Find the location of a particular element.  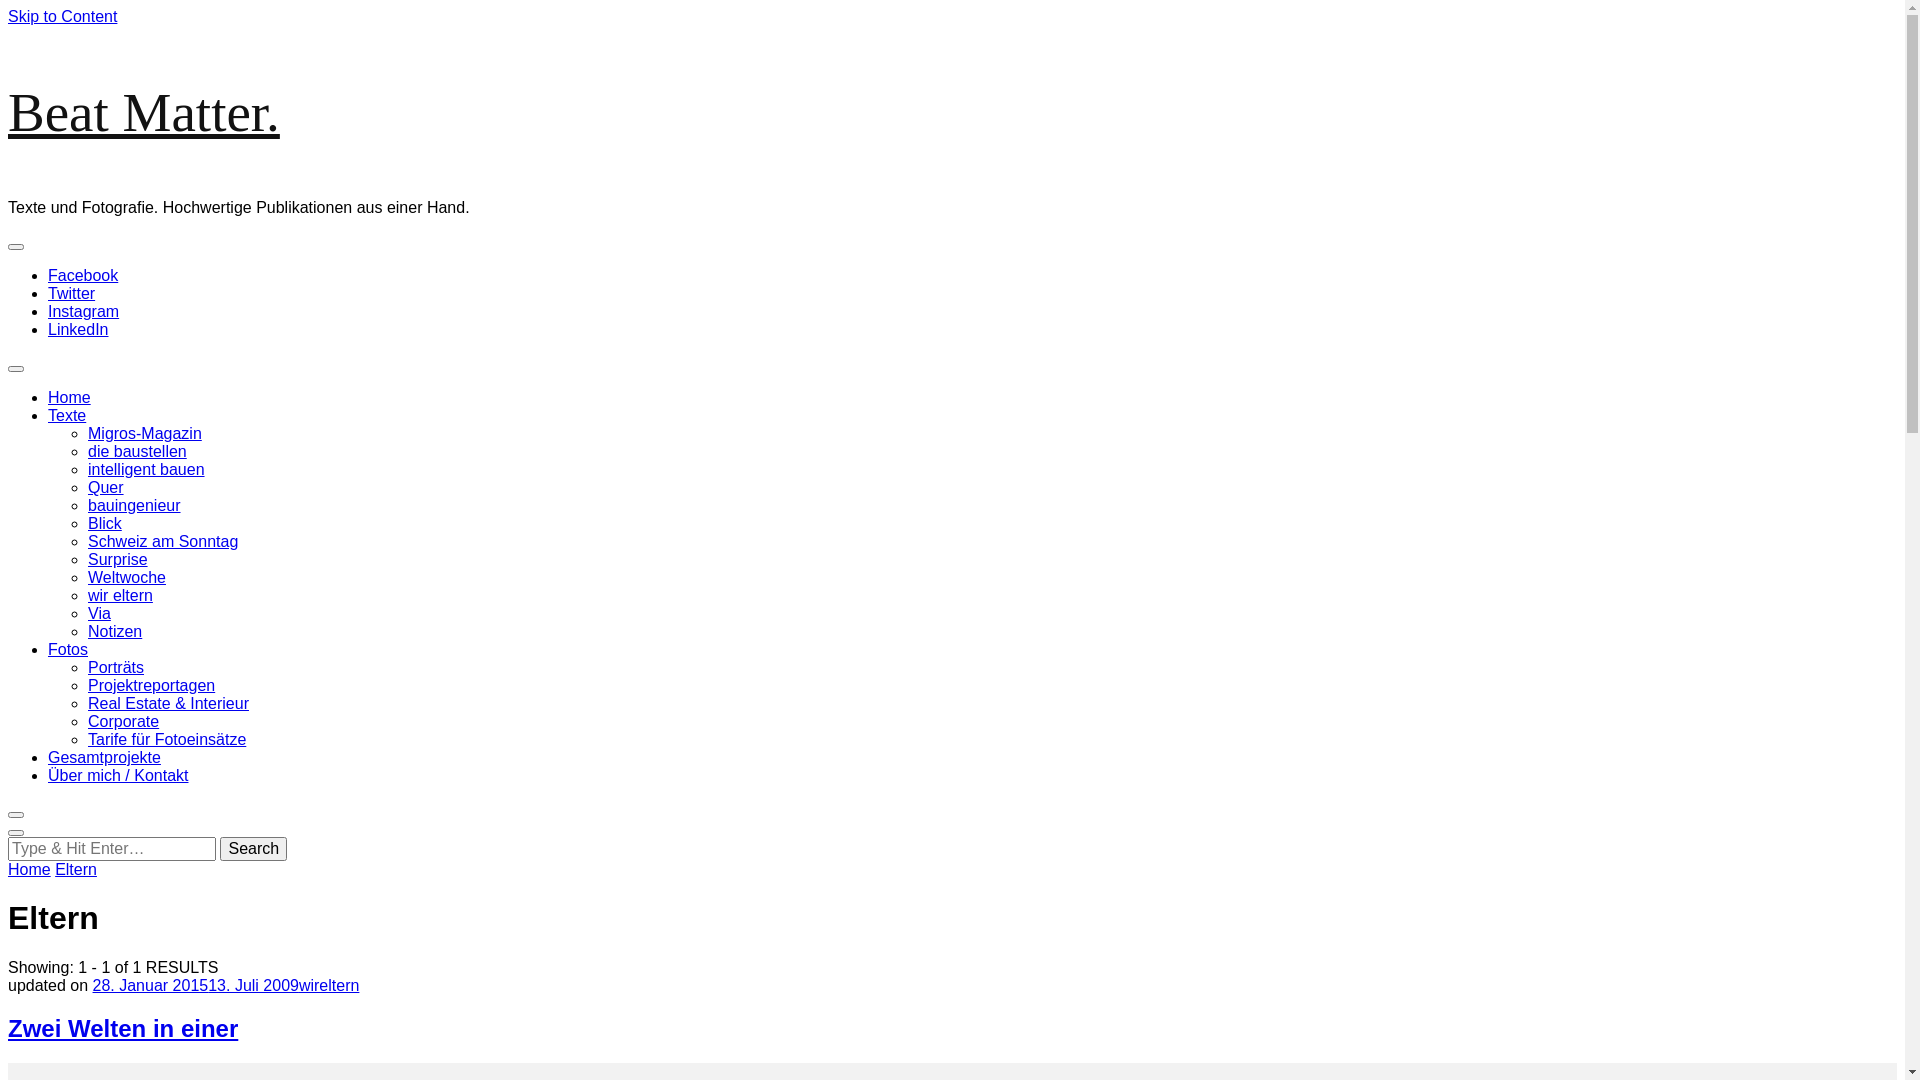

'Gesamtprojekte' is located at coordinates (103, 757).